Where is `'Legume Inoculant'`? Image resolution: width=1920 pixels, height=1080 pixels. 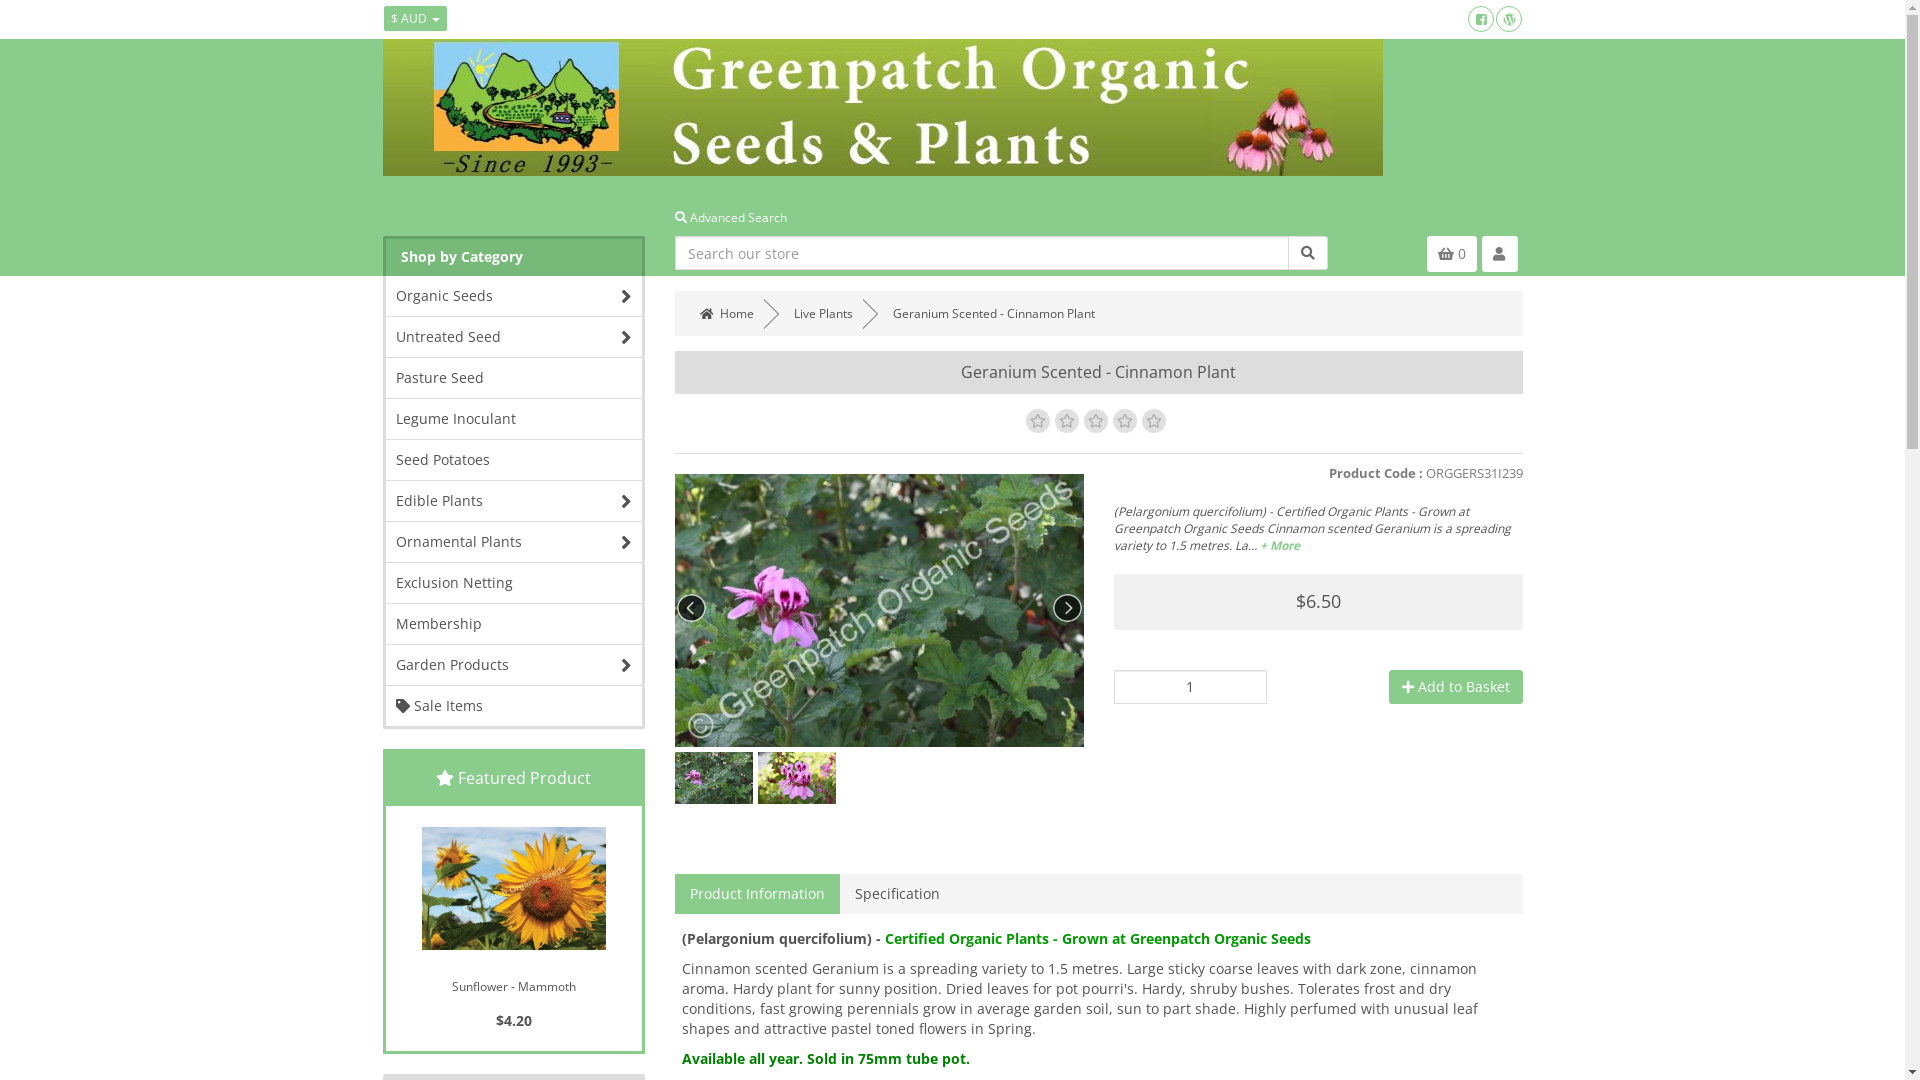 'Legume Inoculant' is located at coordinates (514, 418).